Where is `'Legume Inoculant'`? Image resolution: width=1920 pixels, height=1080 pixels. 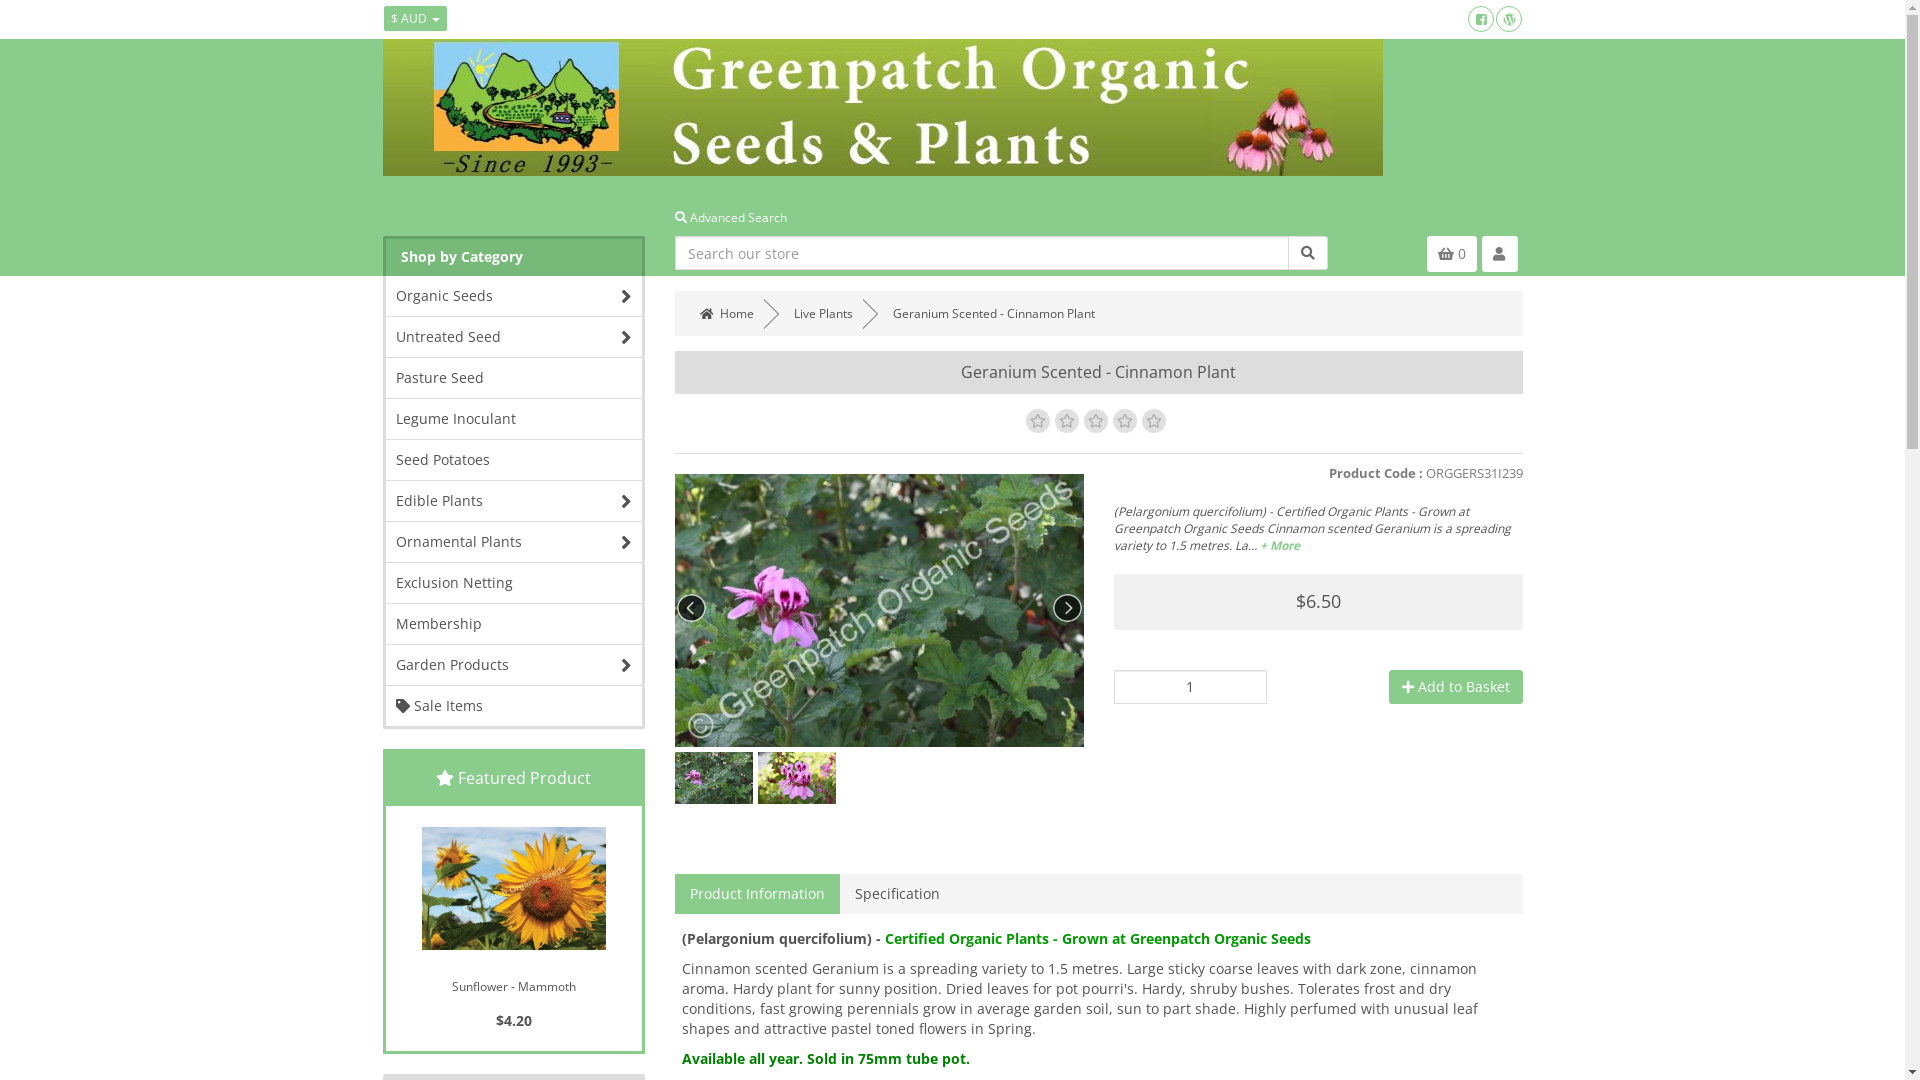 'Legume Inoculant' is located at coordinates (514, 418).